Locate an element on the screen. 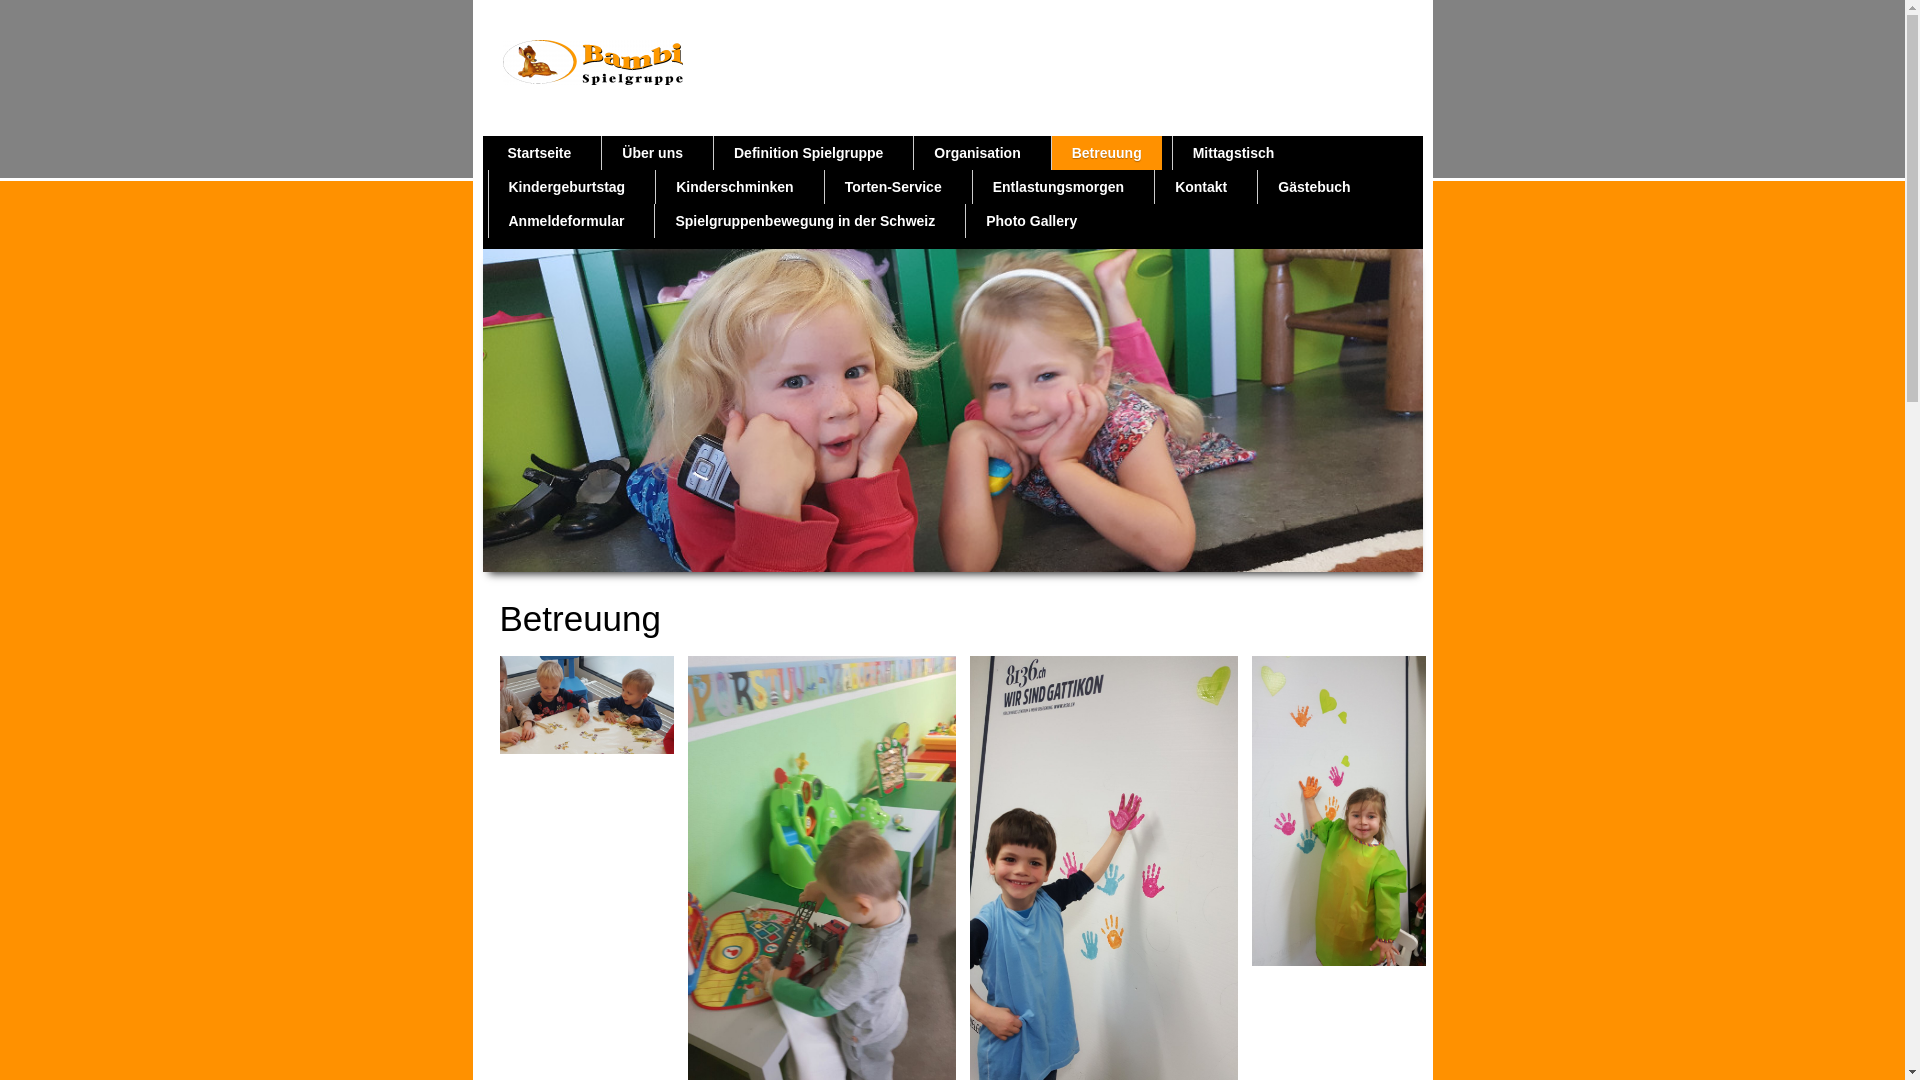  'Torten-Service' is located at coordinates (892, 186).